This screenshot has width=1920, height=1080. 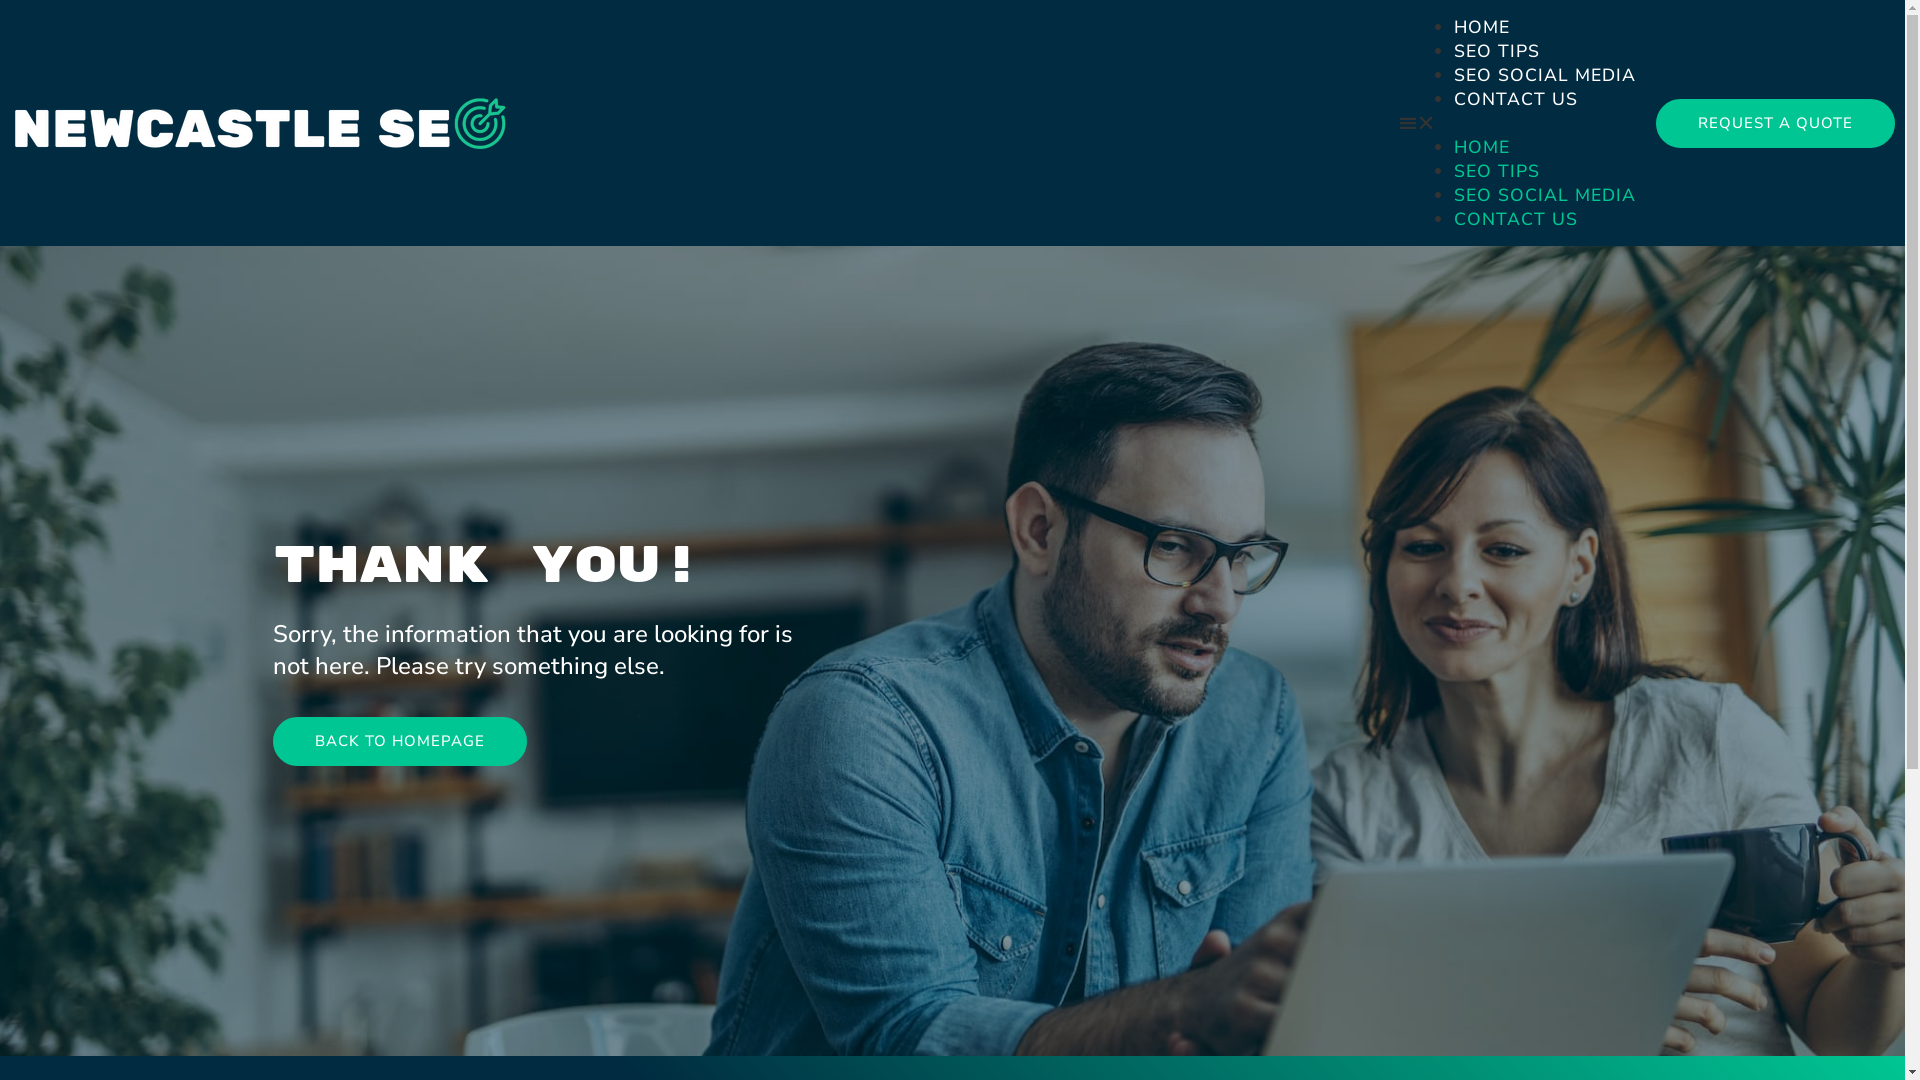 I want to click on 'SEO SOCIAL MEDIA', so click(x=1544, y=195).